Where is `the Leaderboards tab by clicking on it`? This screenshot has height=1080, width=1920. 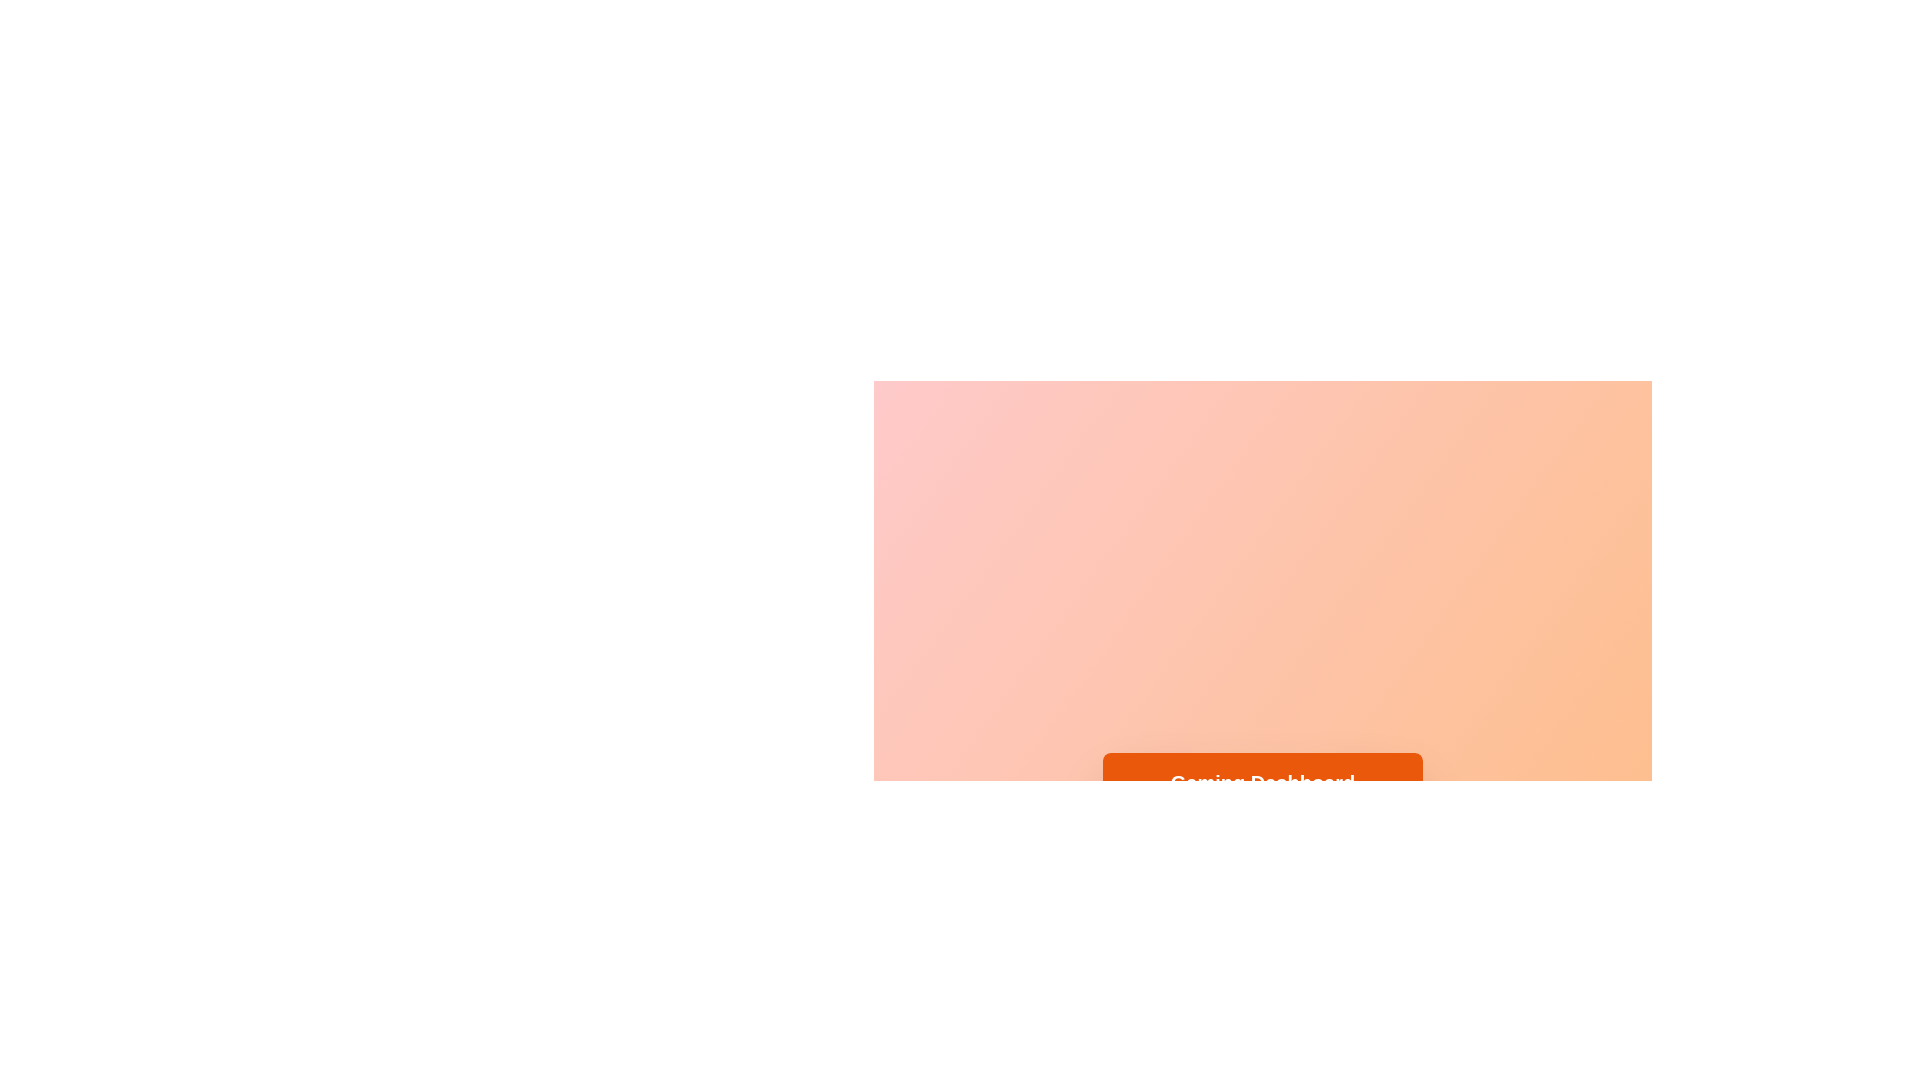 the Leaderboards tab by clicking on it is located at coordinates (1277, 848).